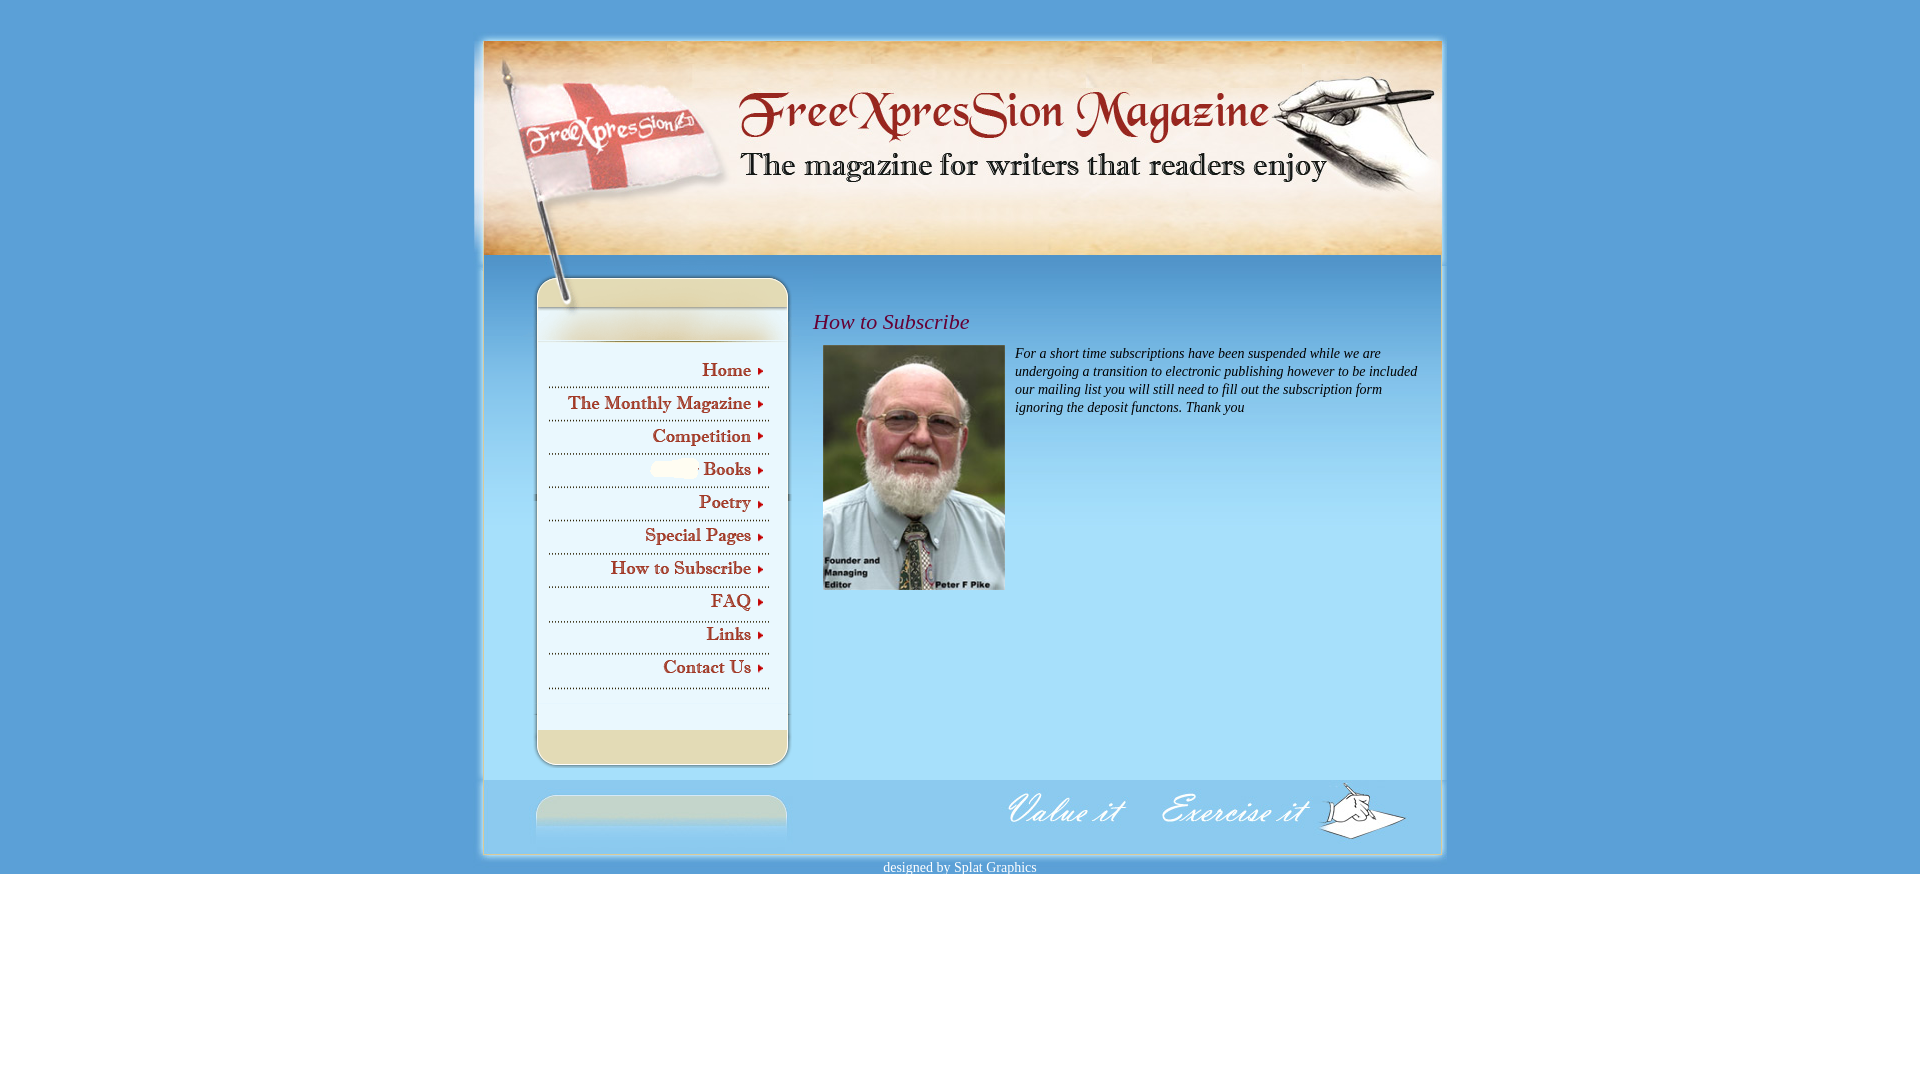 The width and height of the screenshot is (1920, 1080). What do you see at coordinates (960, 866) in the screenshot?
I see `'designed by Splat Graphics'` at bounding box center [960, 866].